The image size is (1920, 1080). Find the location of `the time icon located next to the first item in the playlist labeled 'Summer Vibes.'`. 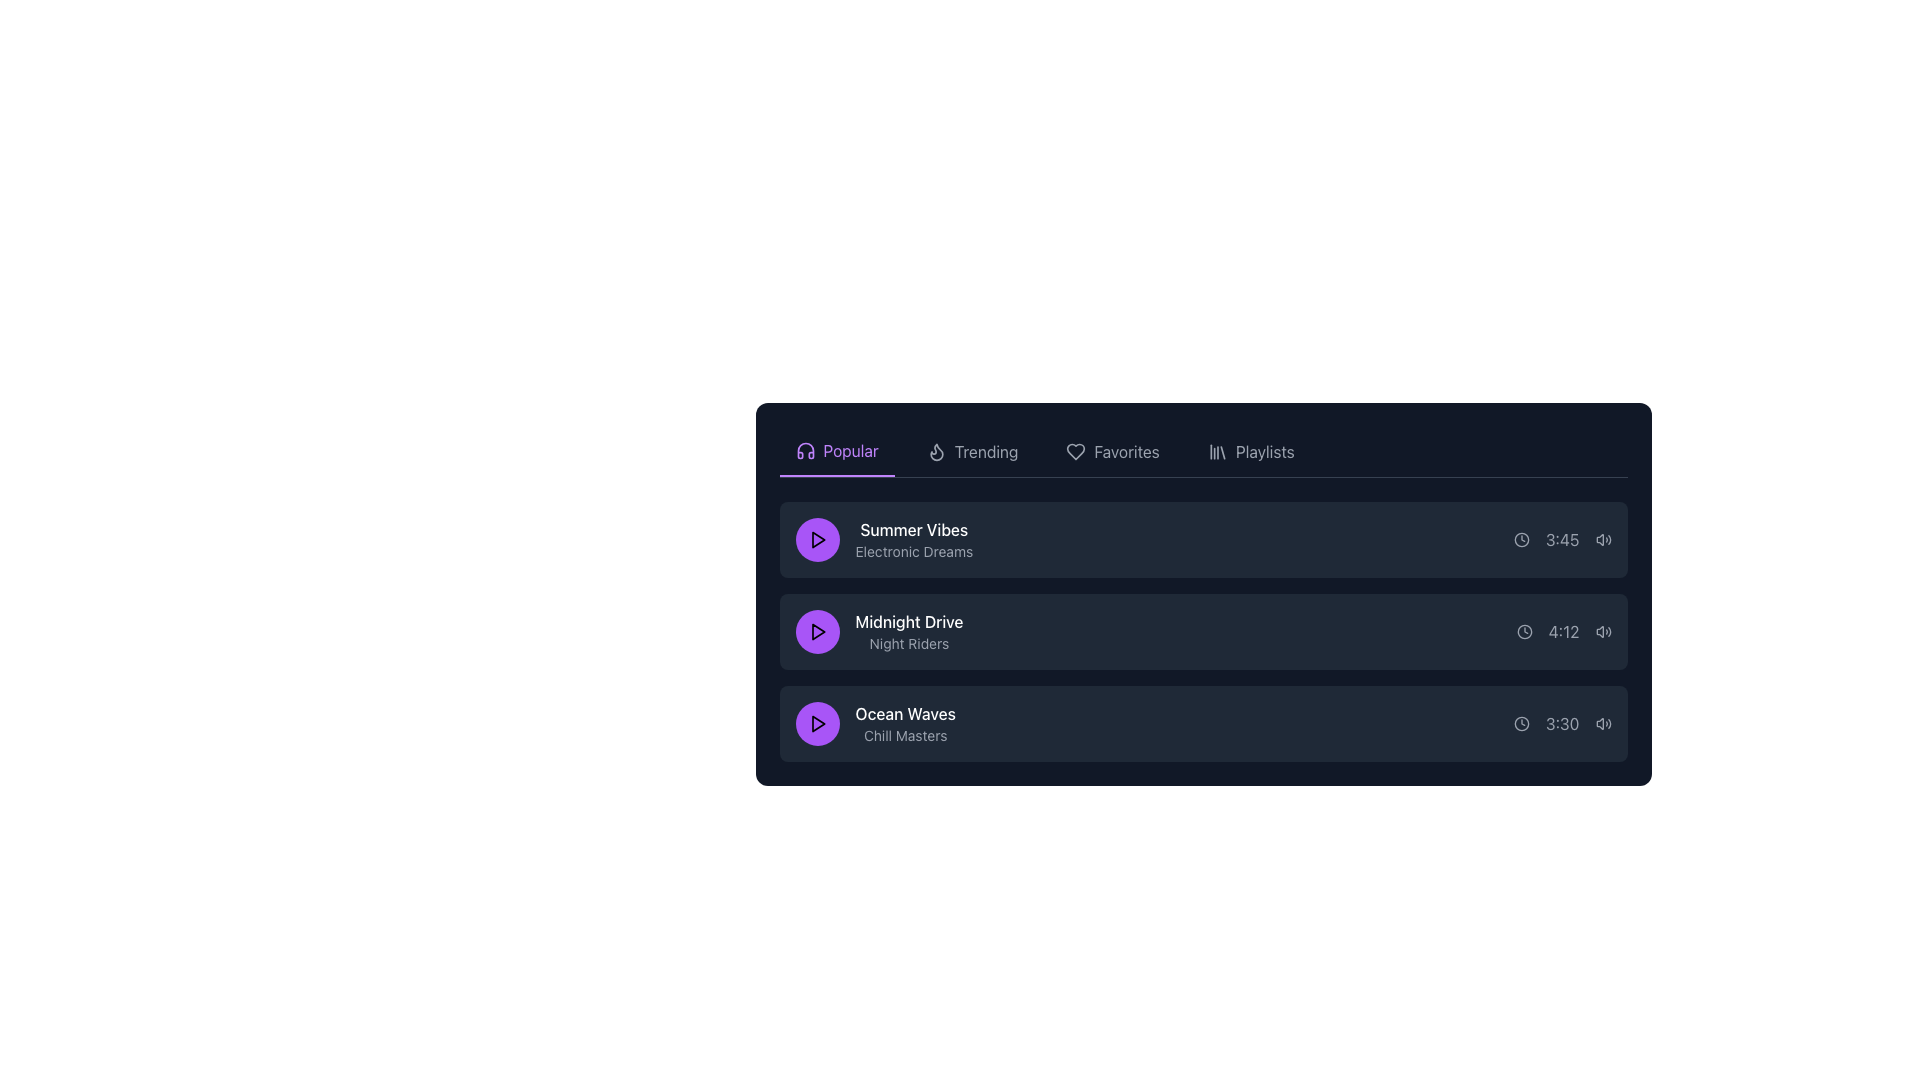

the time icon located next to the first item in the playlist labeled 'Summer Vibes.' is located at coordinates (1520, 540).